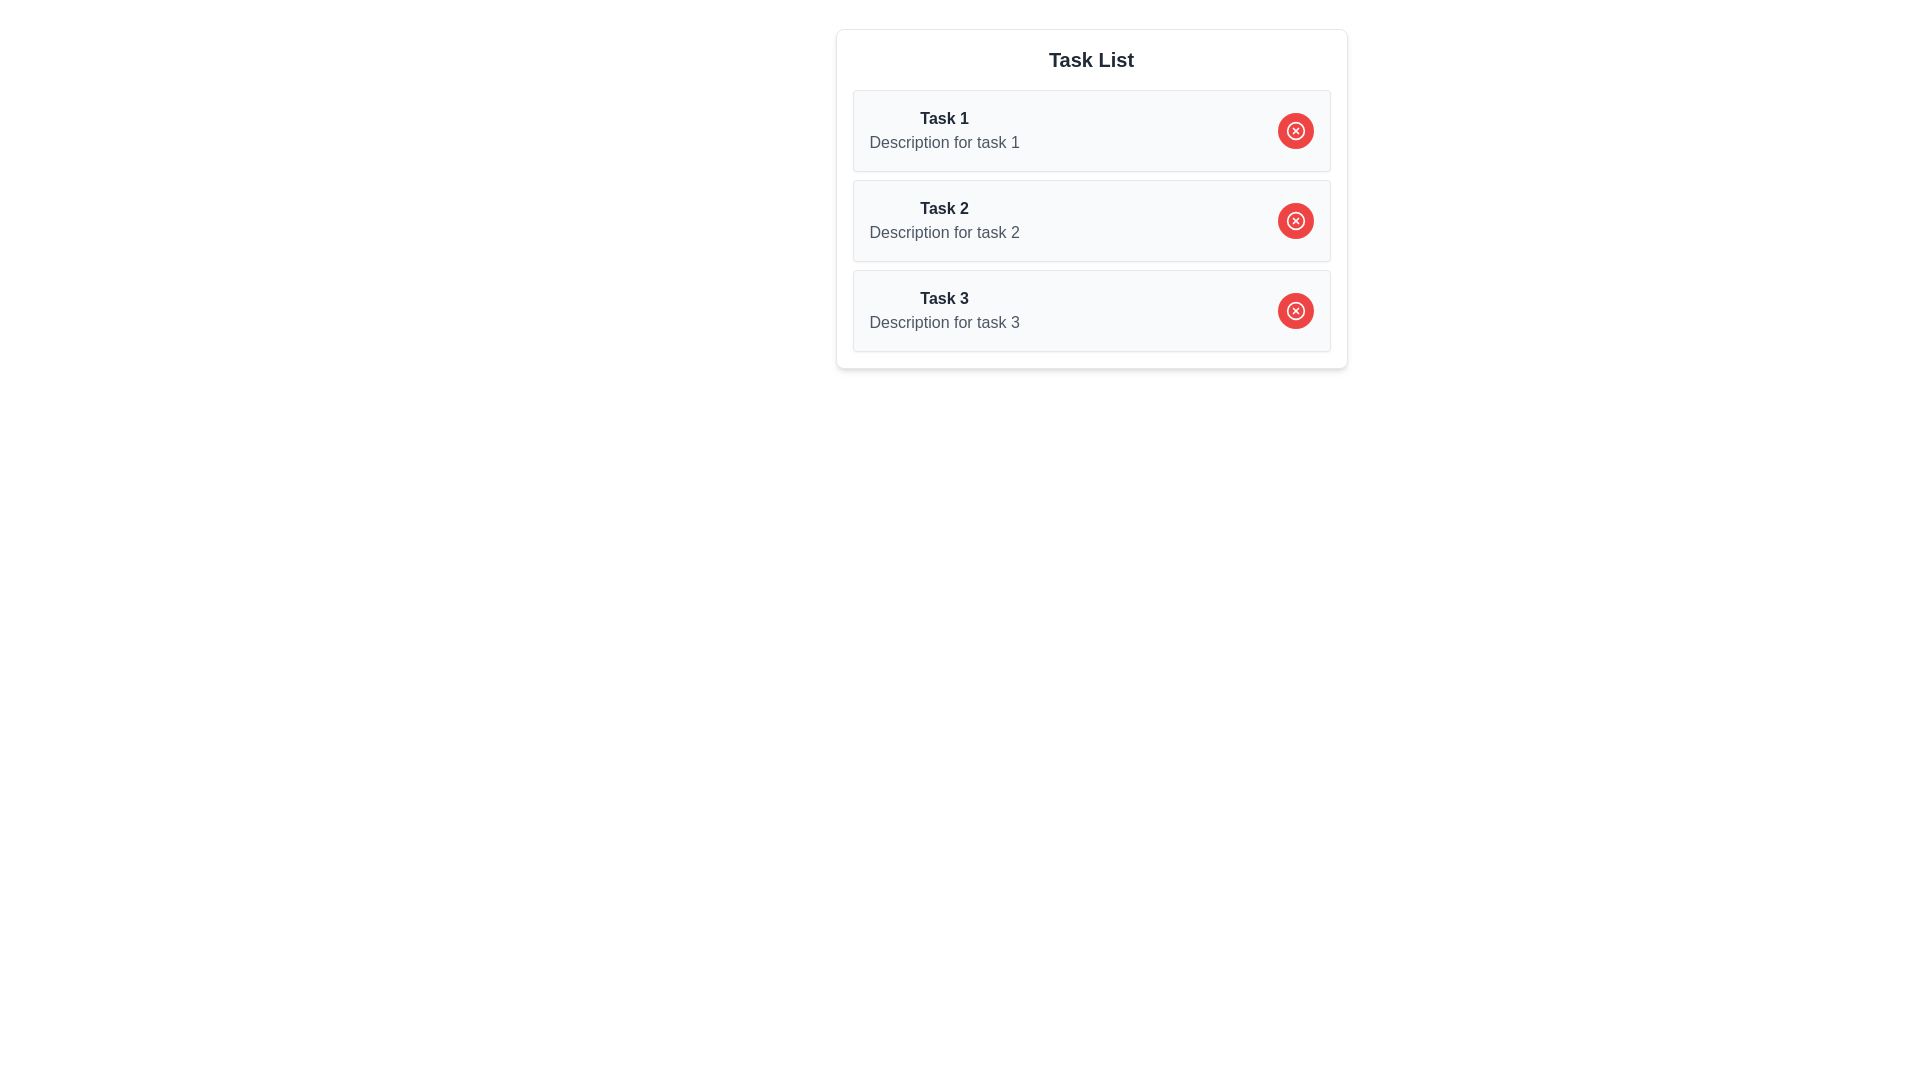  Describe the element at coordinates (1295, 131) in the screenshot. I see `the SVG Circle element located in the rightmost section of the second task entry in the task list, which indicates a clickable area for canceling a task` at that location.